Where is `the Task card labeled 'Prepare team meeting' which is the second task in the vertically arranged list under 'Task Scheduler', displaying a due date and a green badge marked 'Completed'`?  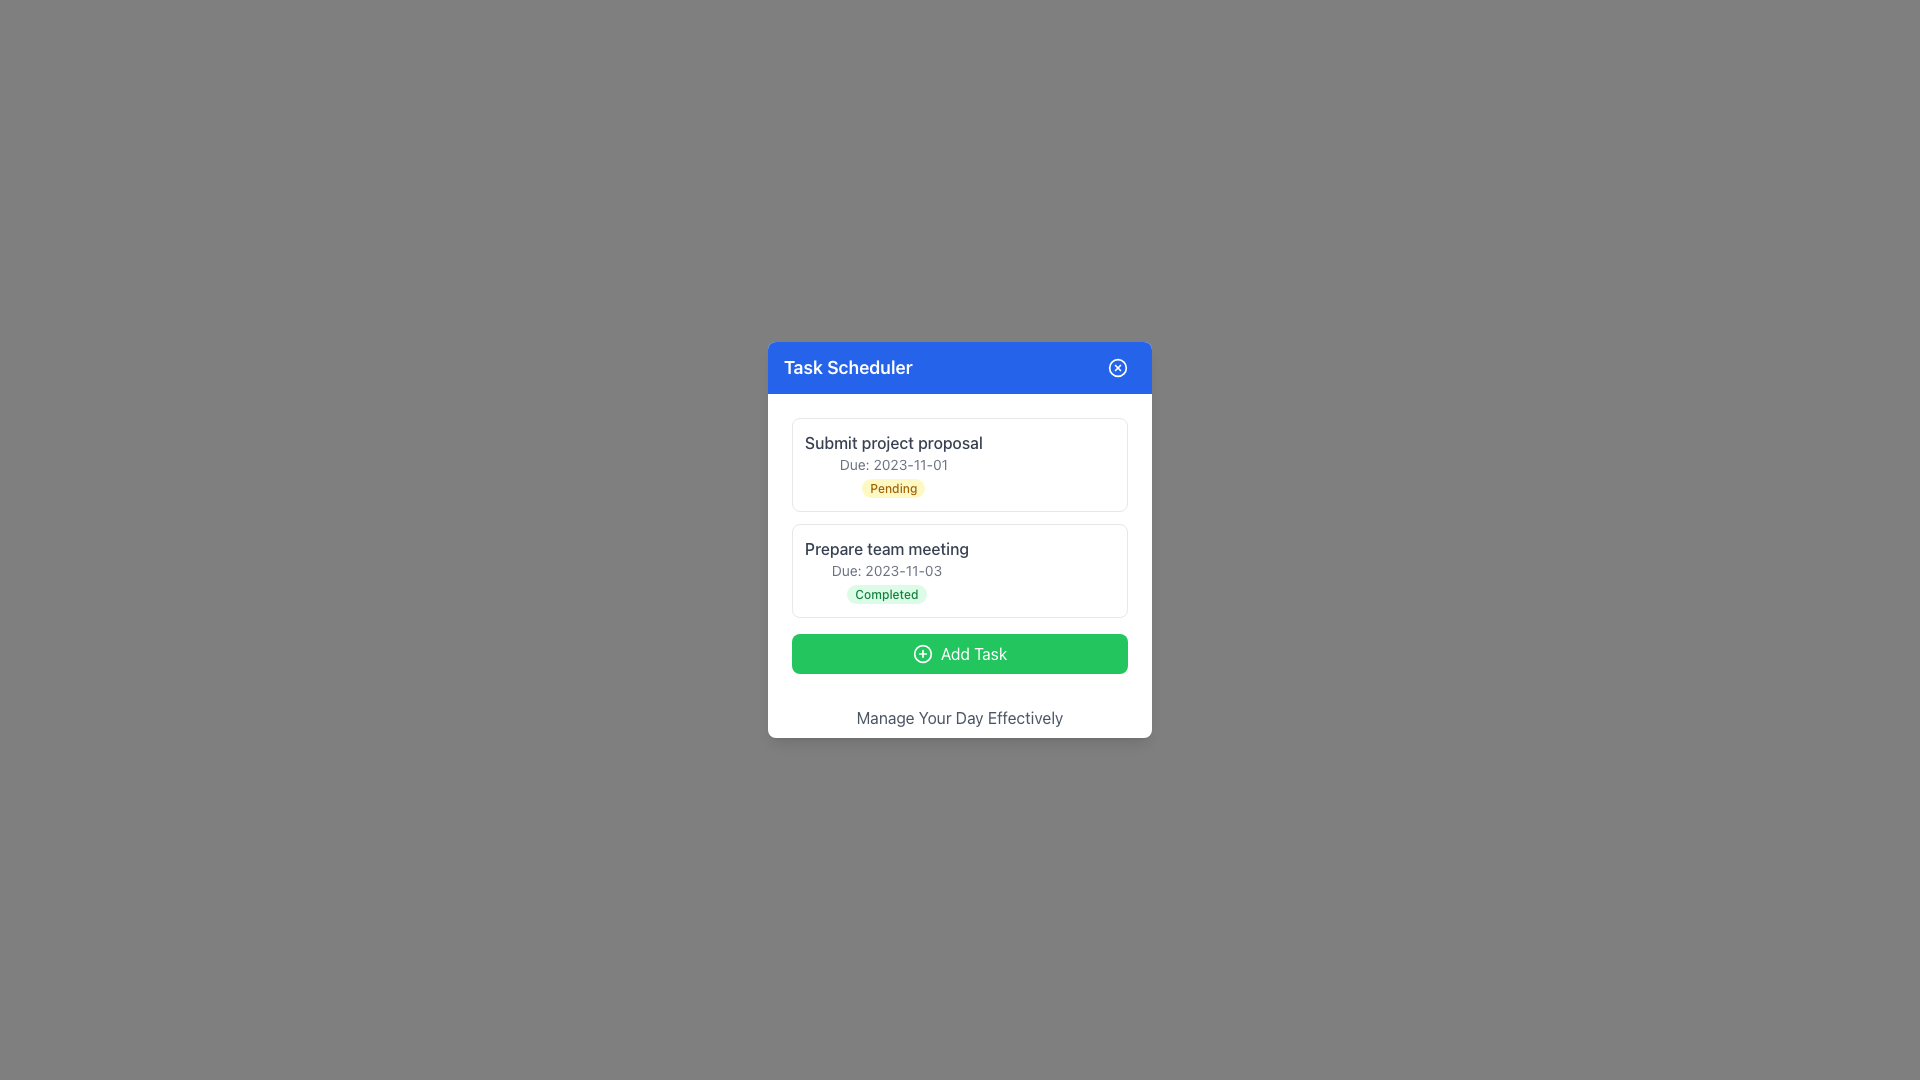 the Task card labeled 'Prepare team meeting' which is the second task in the vertically arranged list under 'Task Scheduler', displaying a due date and a green badge marked 'Completed' is located at coordinates (960, 570).